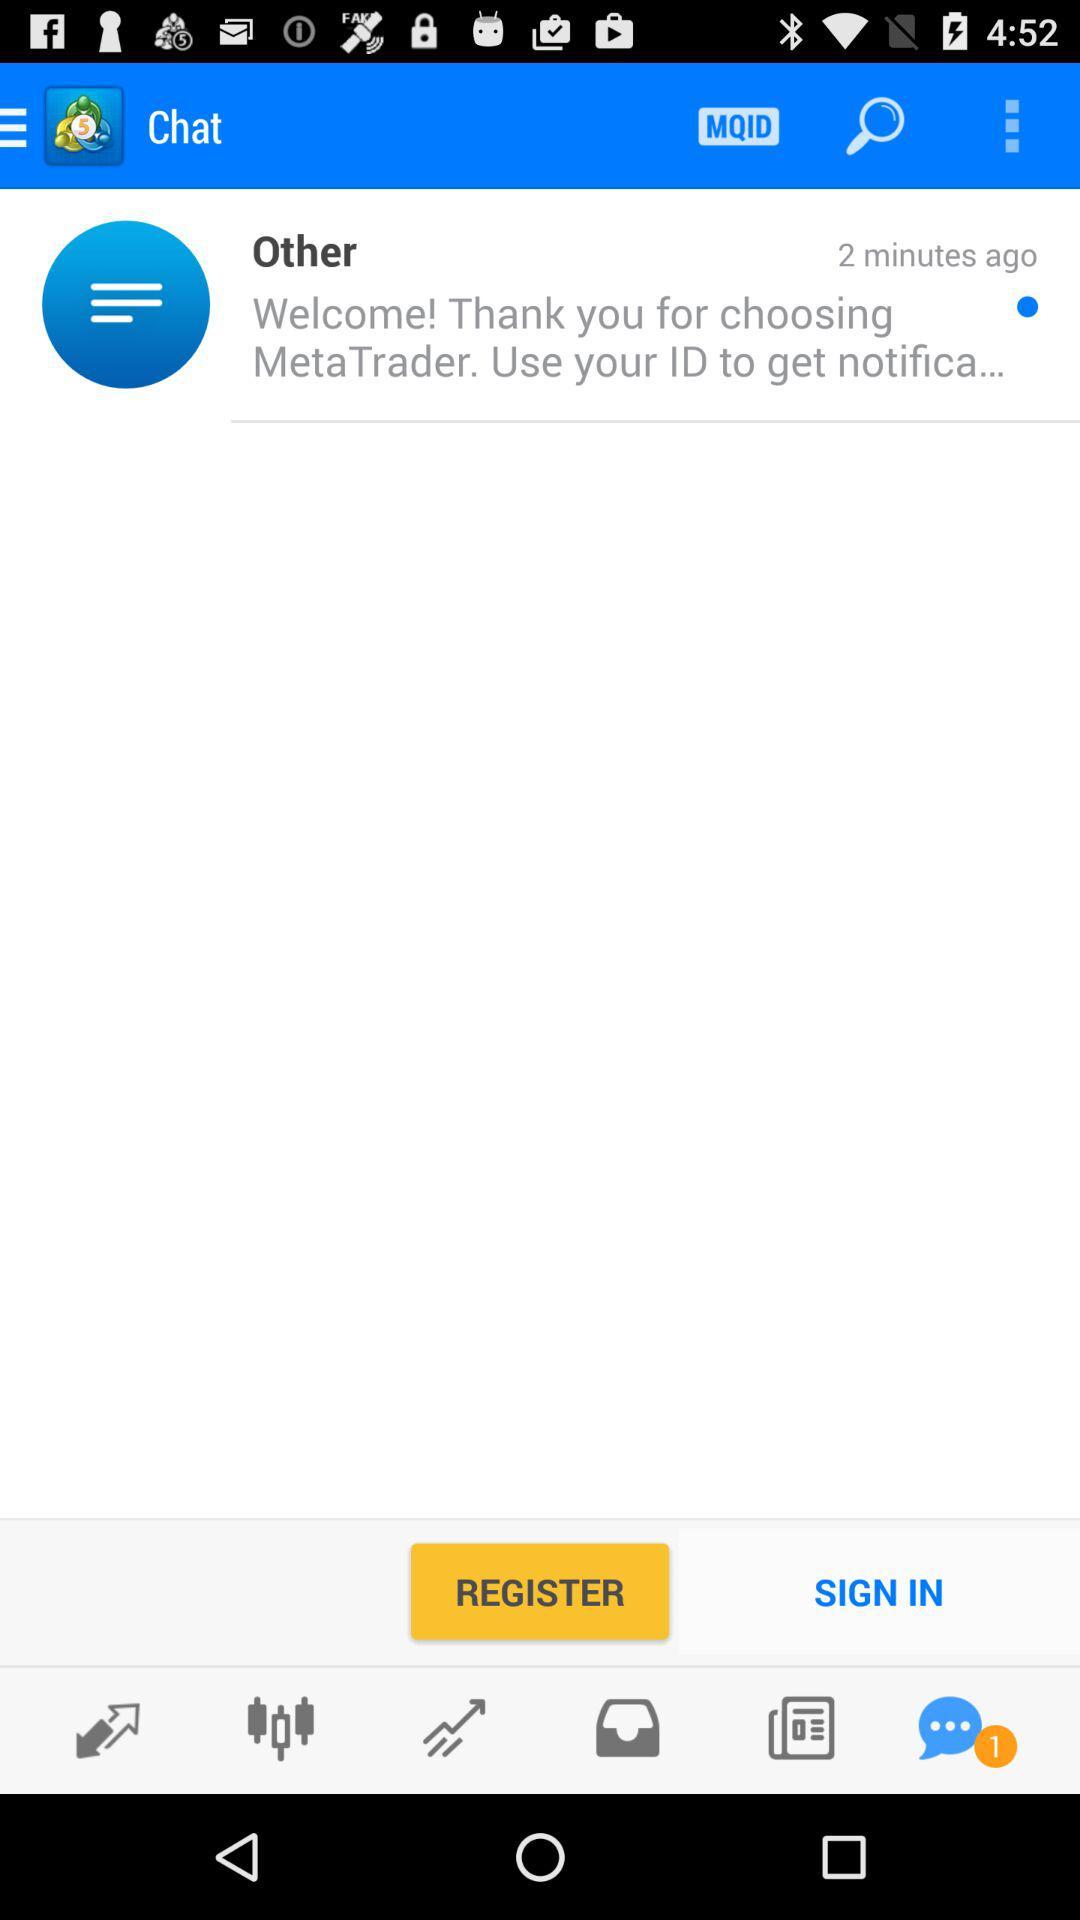  What do you see at coordinates (293, 247) in the screenshot?
I see `other` at bounding box center [293, 247].